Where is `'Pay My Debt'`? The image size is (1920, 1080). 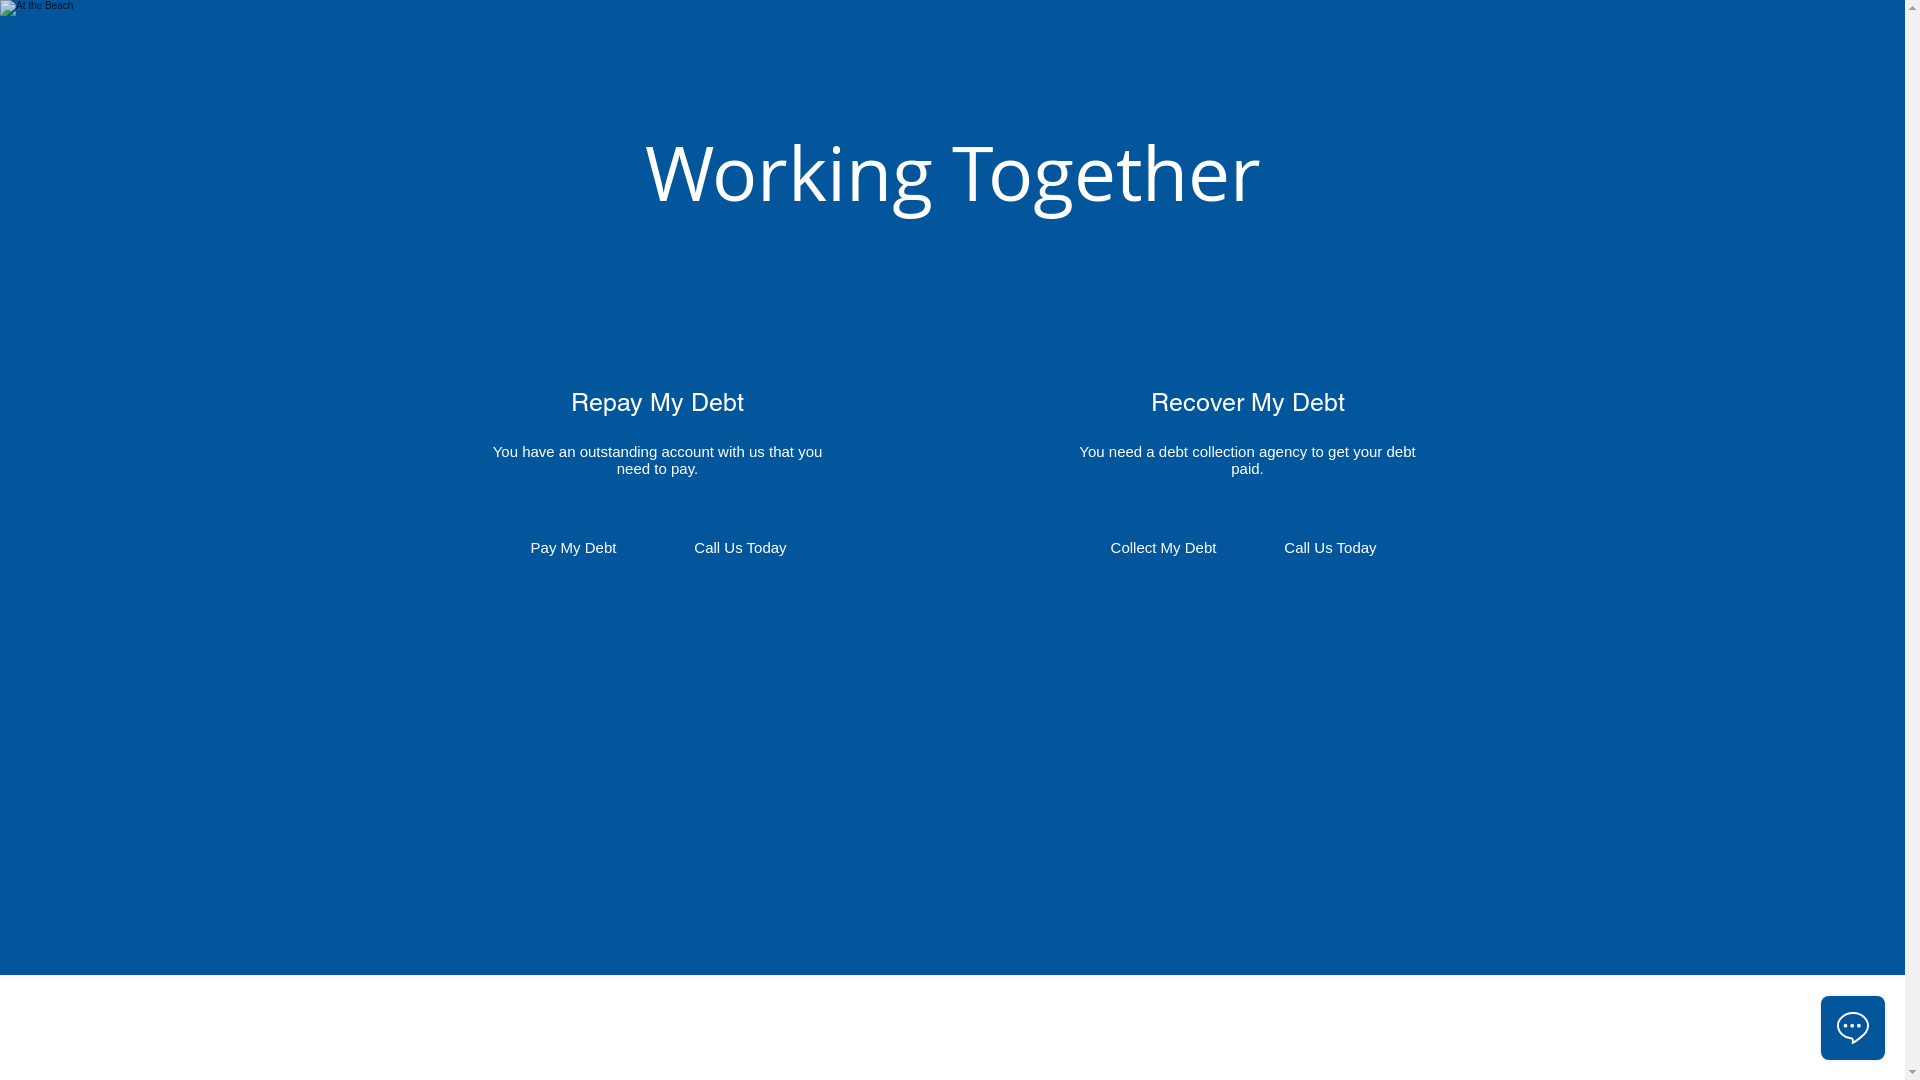
'Pay My Debt' is located at coordinates (571, 547).